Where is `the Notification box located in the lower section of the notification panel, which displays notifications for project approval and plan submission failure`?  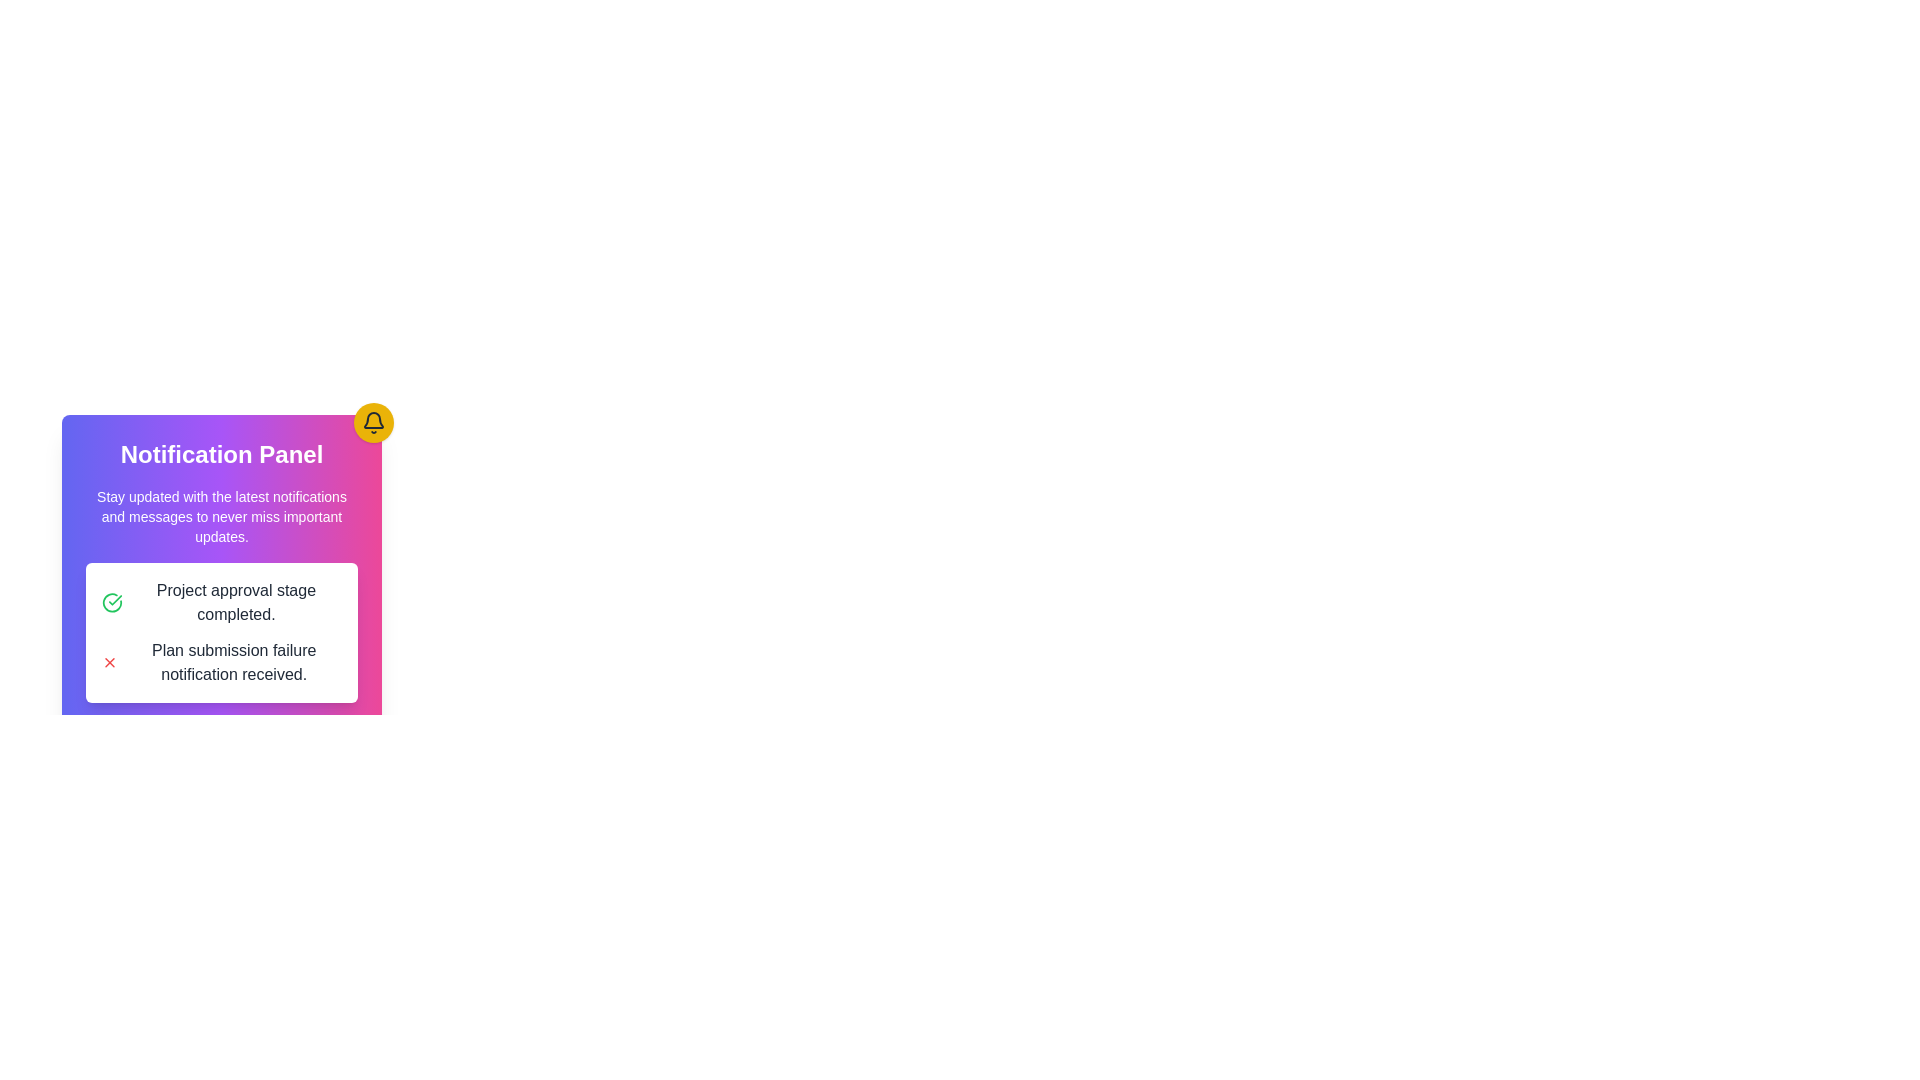
the Notification box located in the lower section of the notification panel, which displays notifications for project approval and plan submission failure is located at coordinates (221, 632).